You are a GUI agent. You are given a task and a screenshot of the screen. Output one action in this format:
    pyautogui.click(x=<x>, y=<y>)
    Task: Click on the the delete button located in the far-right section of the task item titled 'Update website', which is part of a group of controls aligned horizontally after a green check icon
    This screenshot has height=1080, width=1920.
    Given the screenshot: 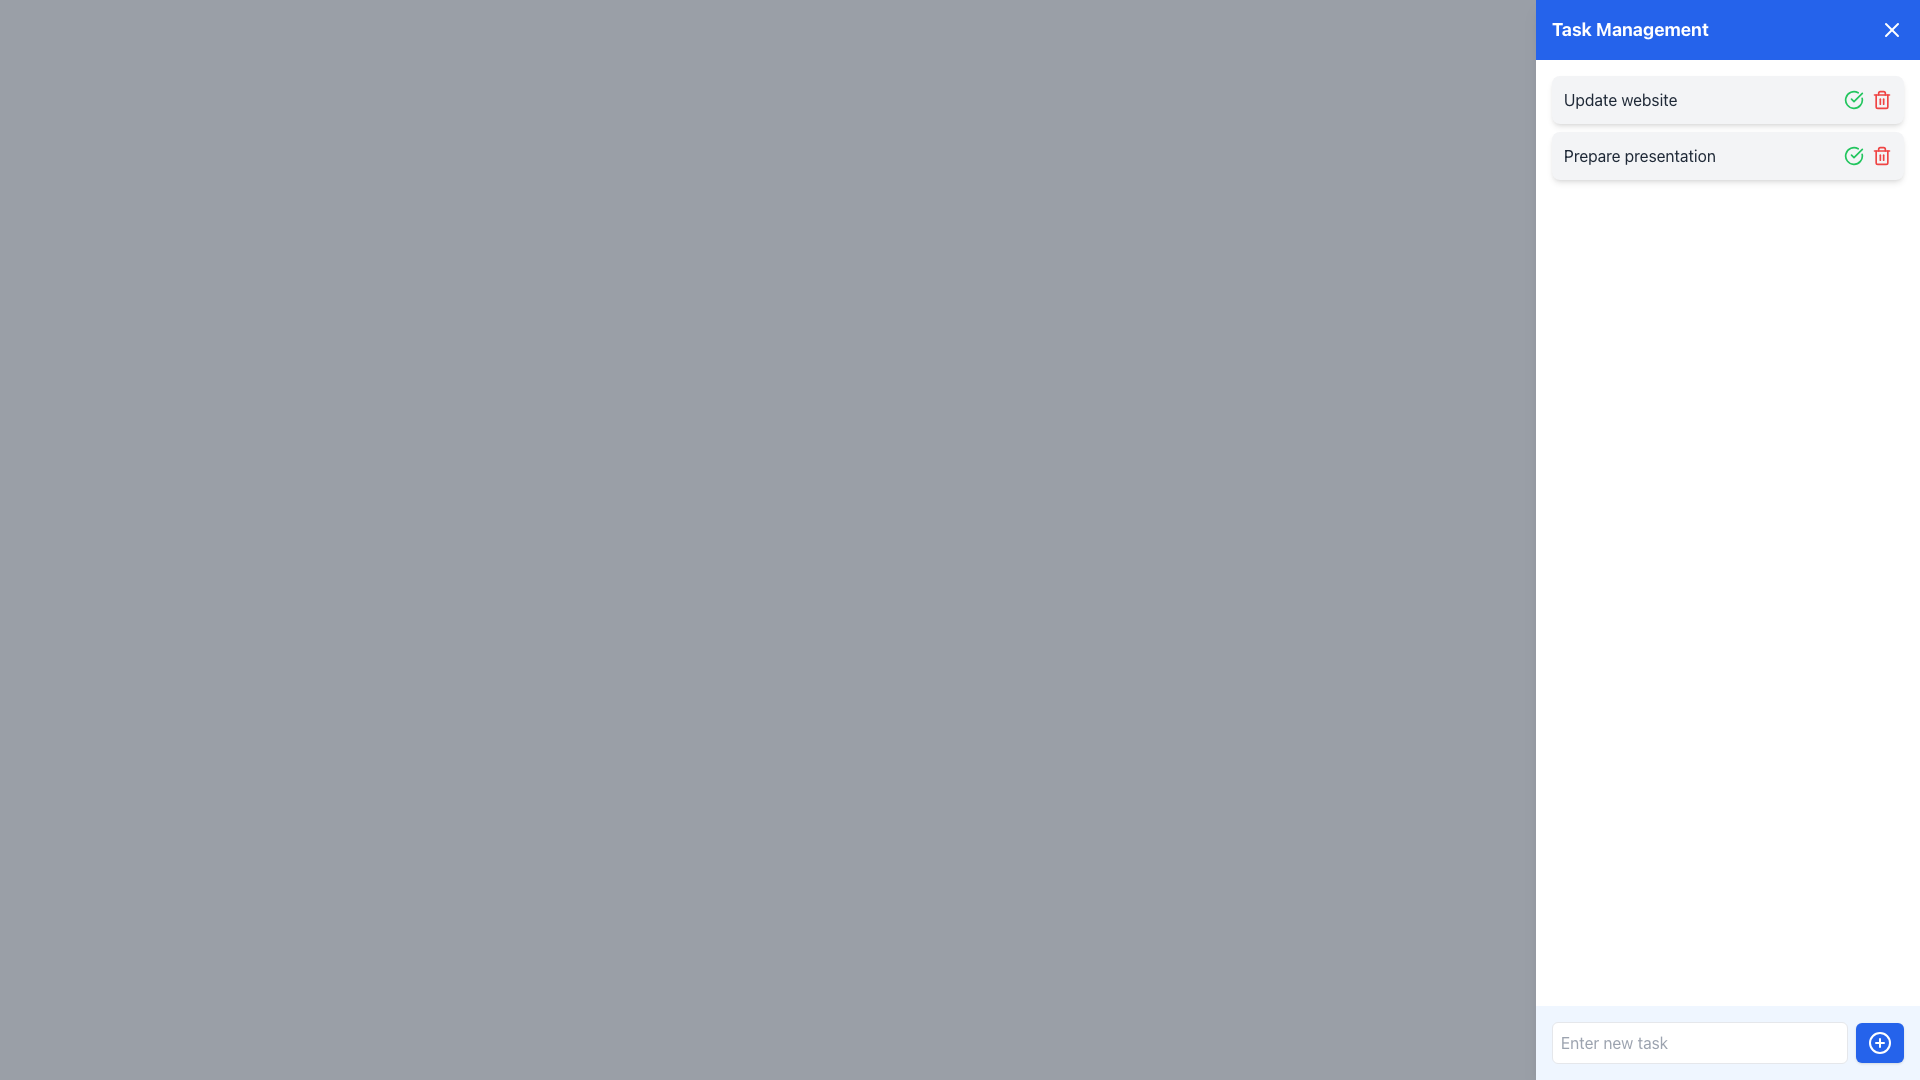 What is the action you would take?
    pyautogui.click(x=1880, y=100)
    